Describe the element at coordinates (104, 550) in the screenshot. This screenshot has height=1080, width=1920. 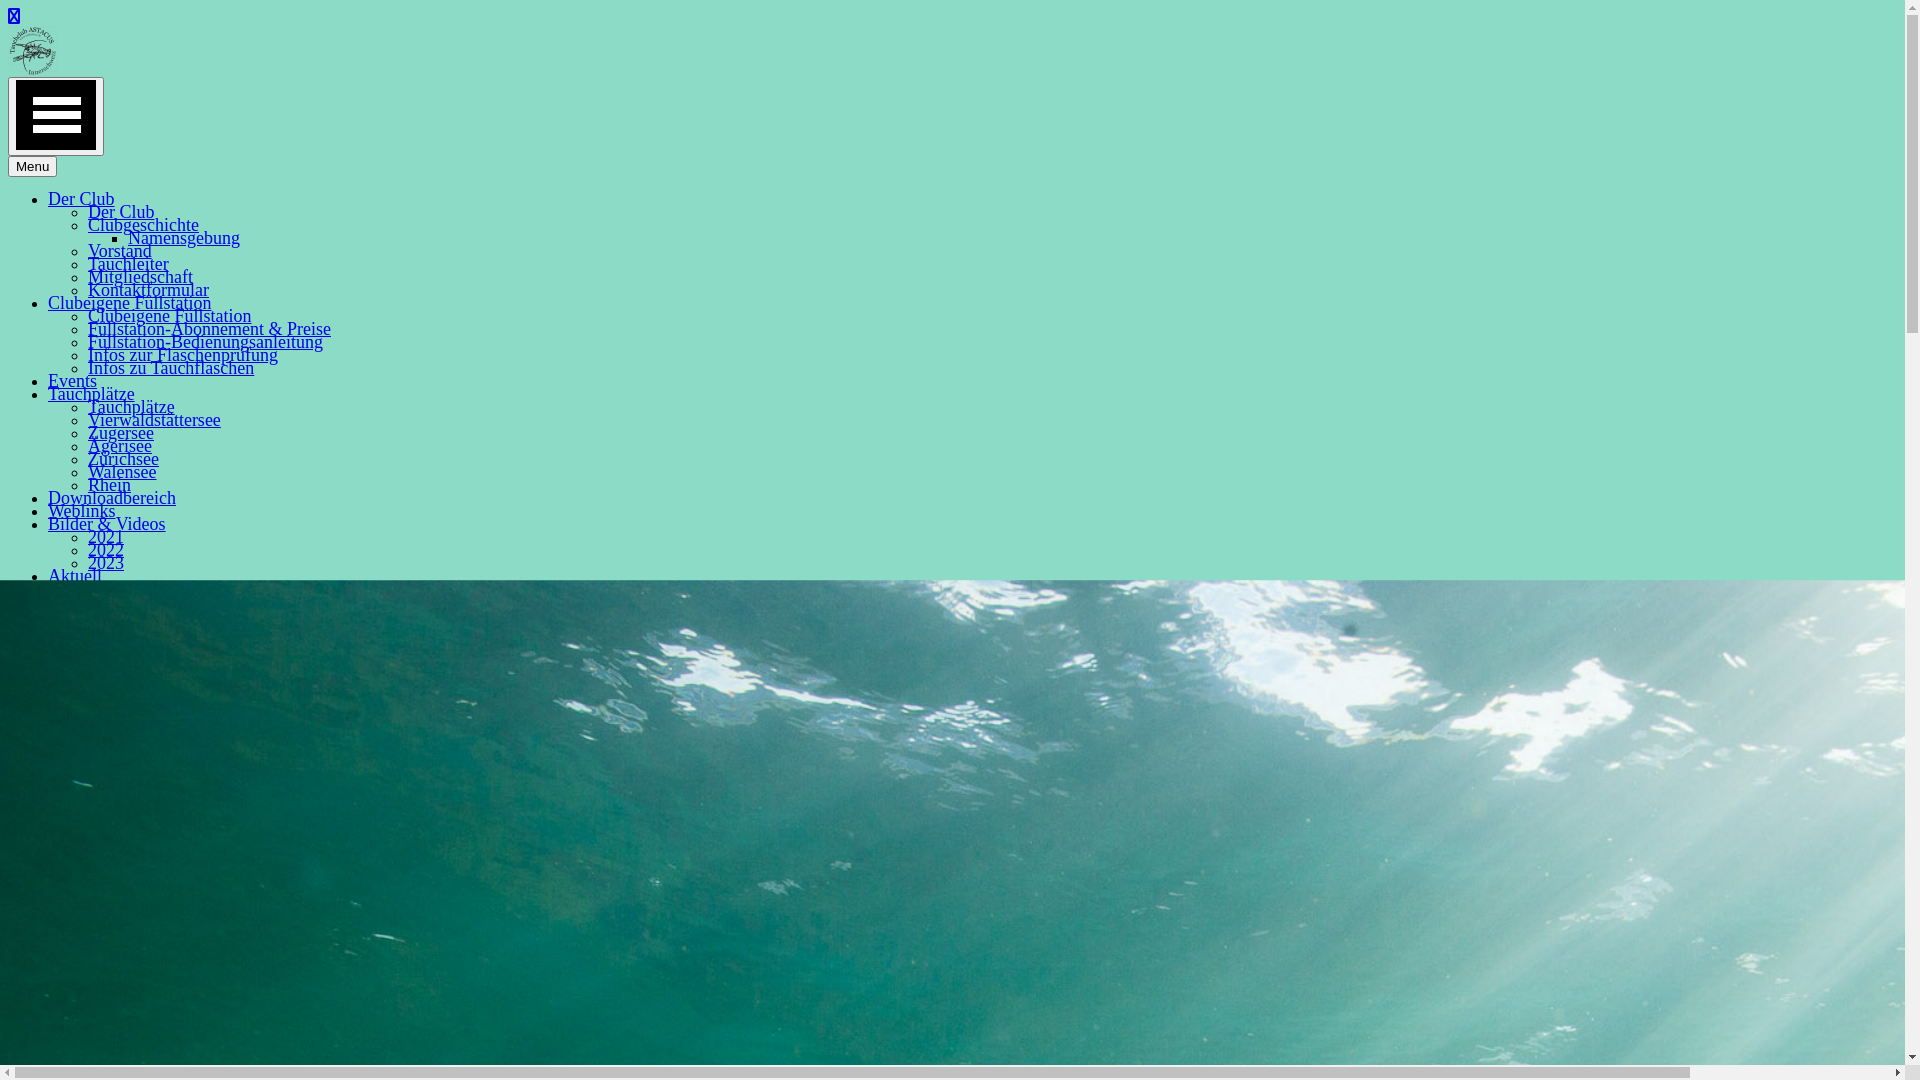
I see `'2022'` at that location.